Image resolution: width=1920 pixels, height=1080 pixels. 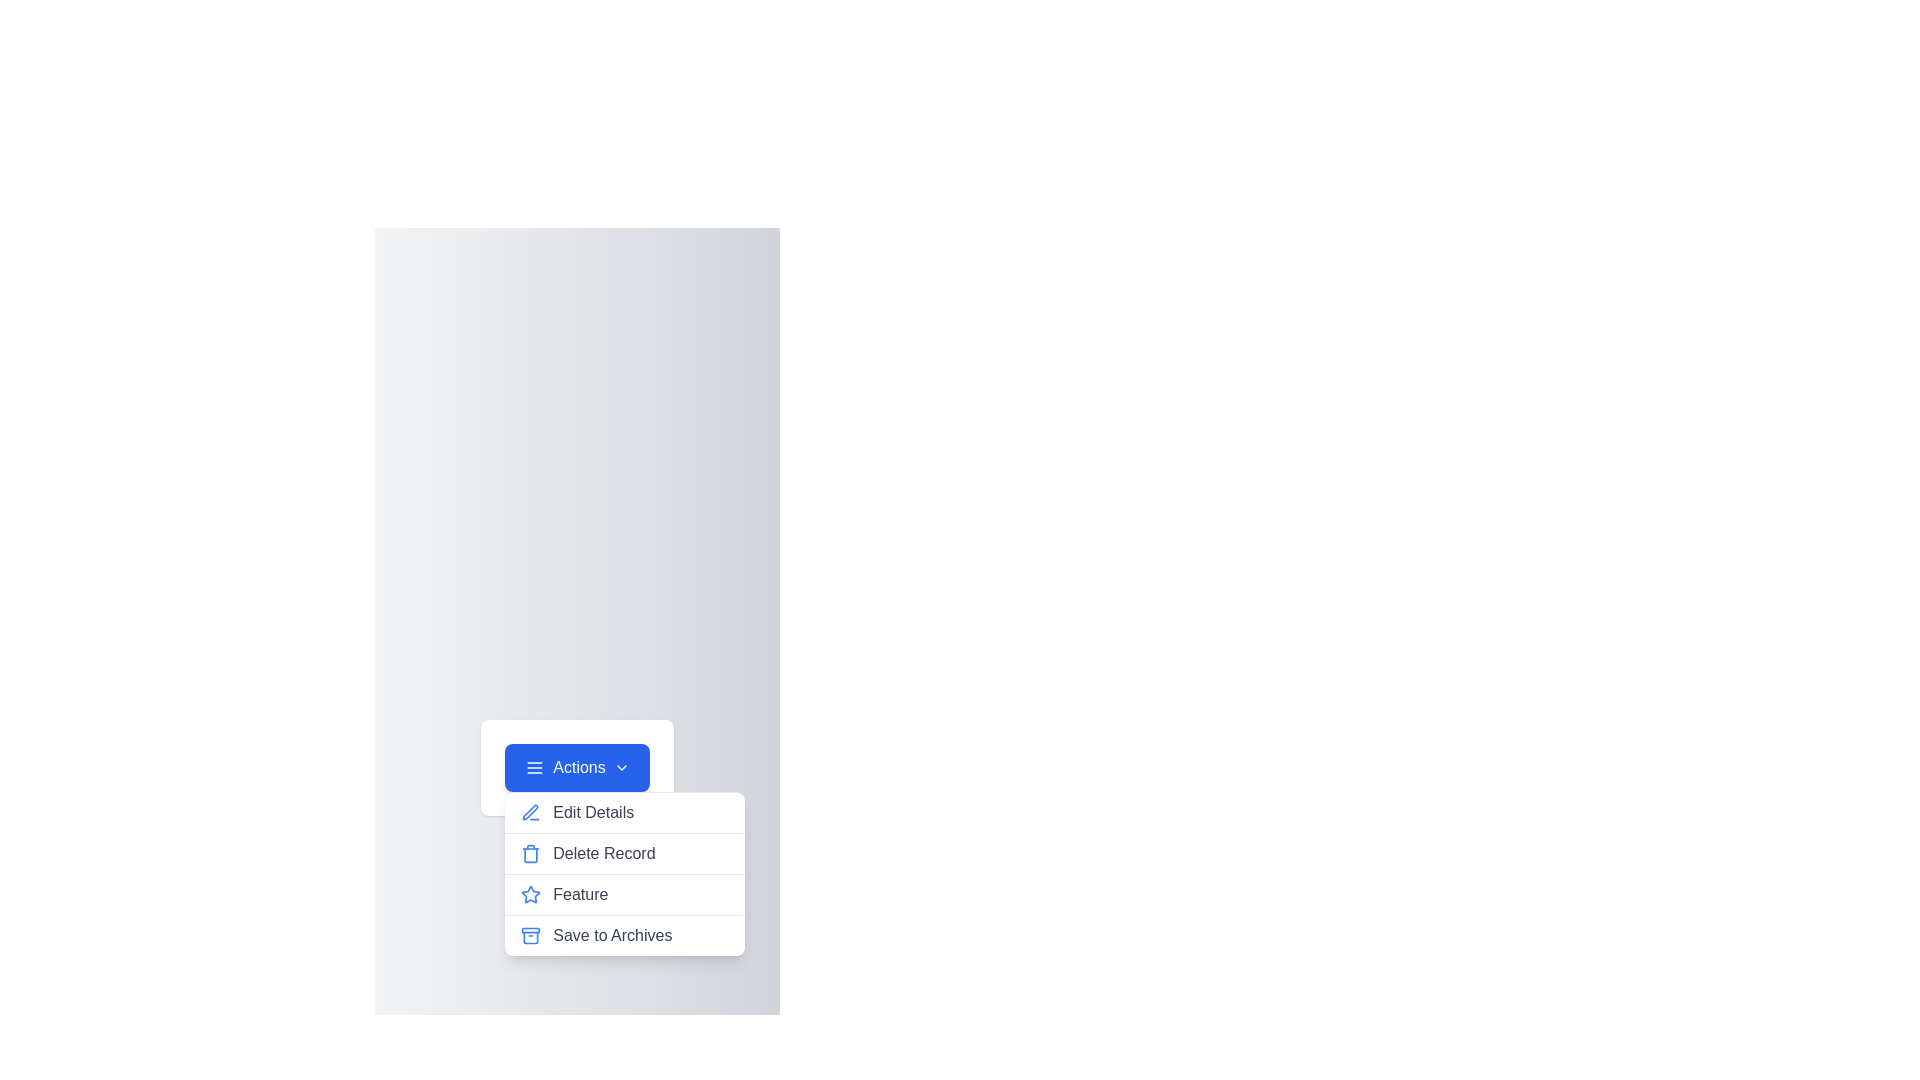 What do you see at coordinates (623, 936) in the screenshot?
I see `the option Save to Archives from the dropdown menu` at bounding box center [623, 936].